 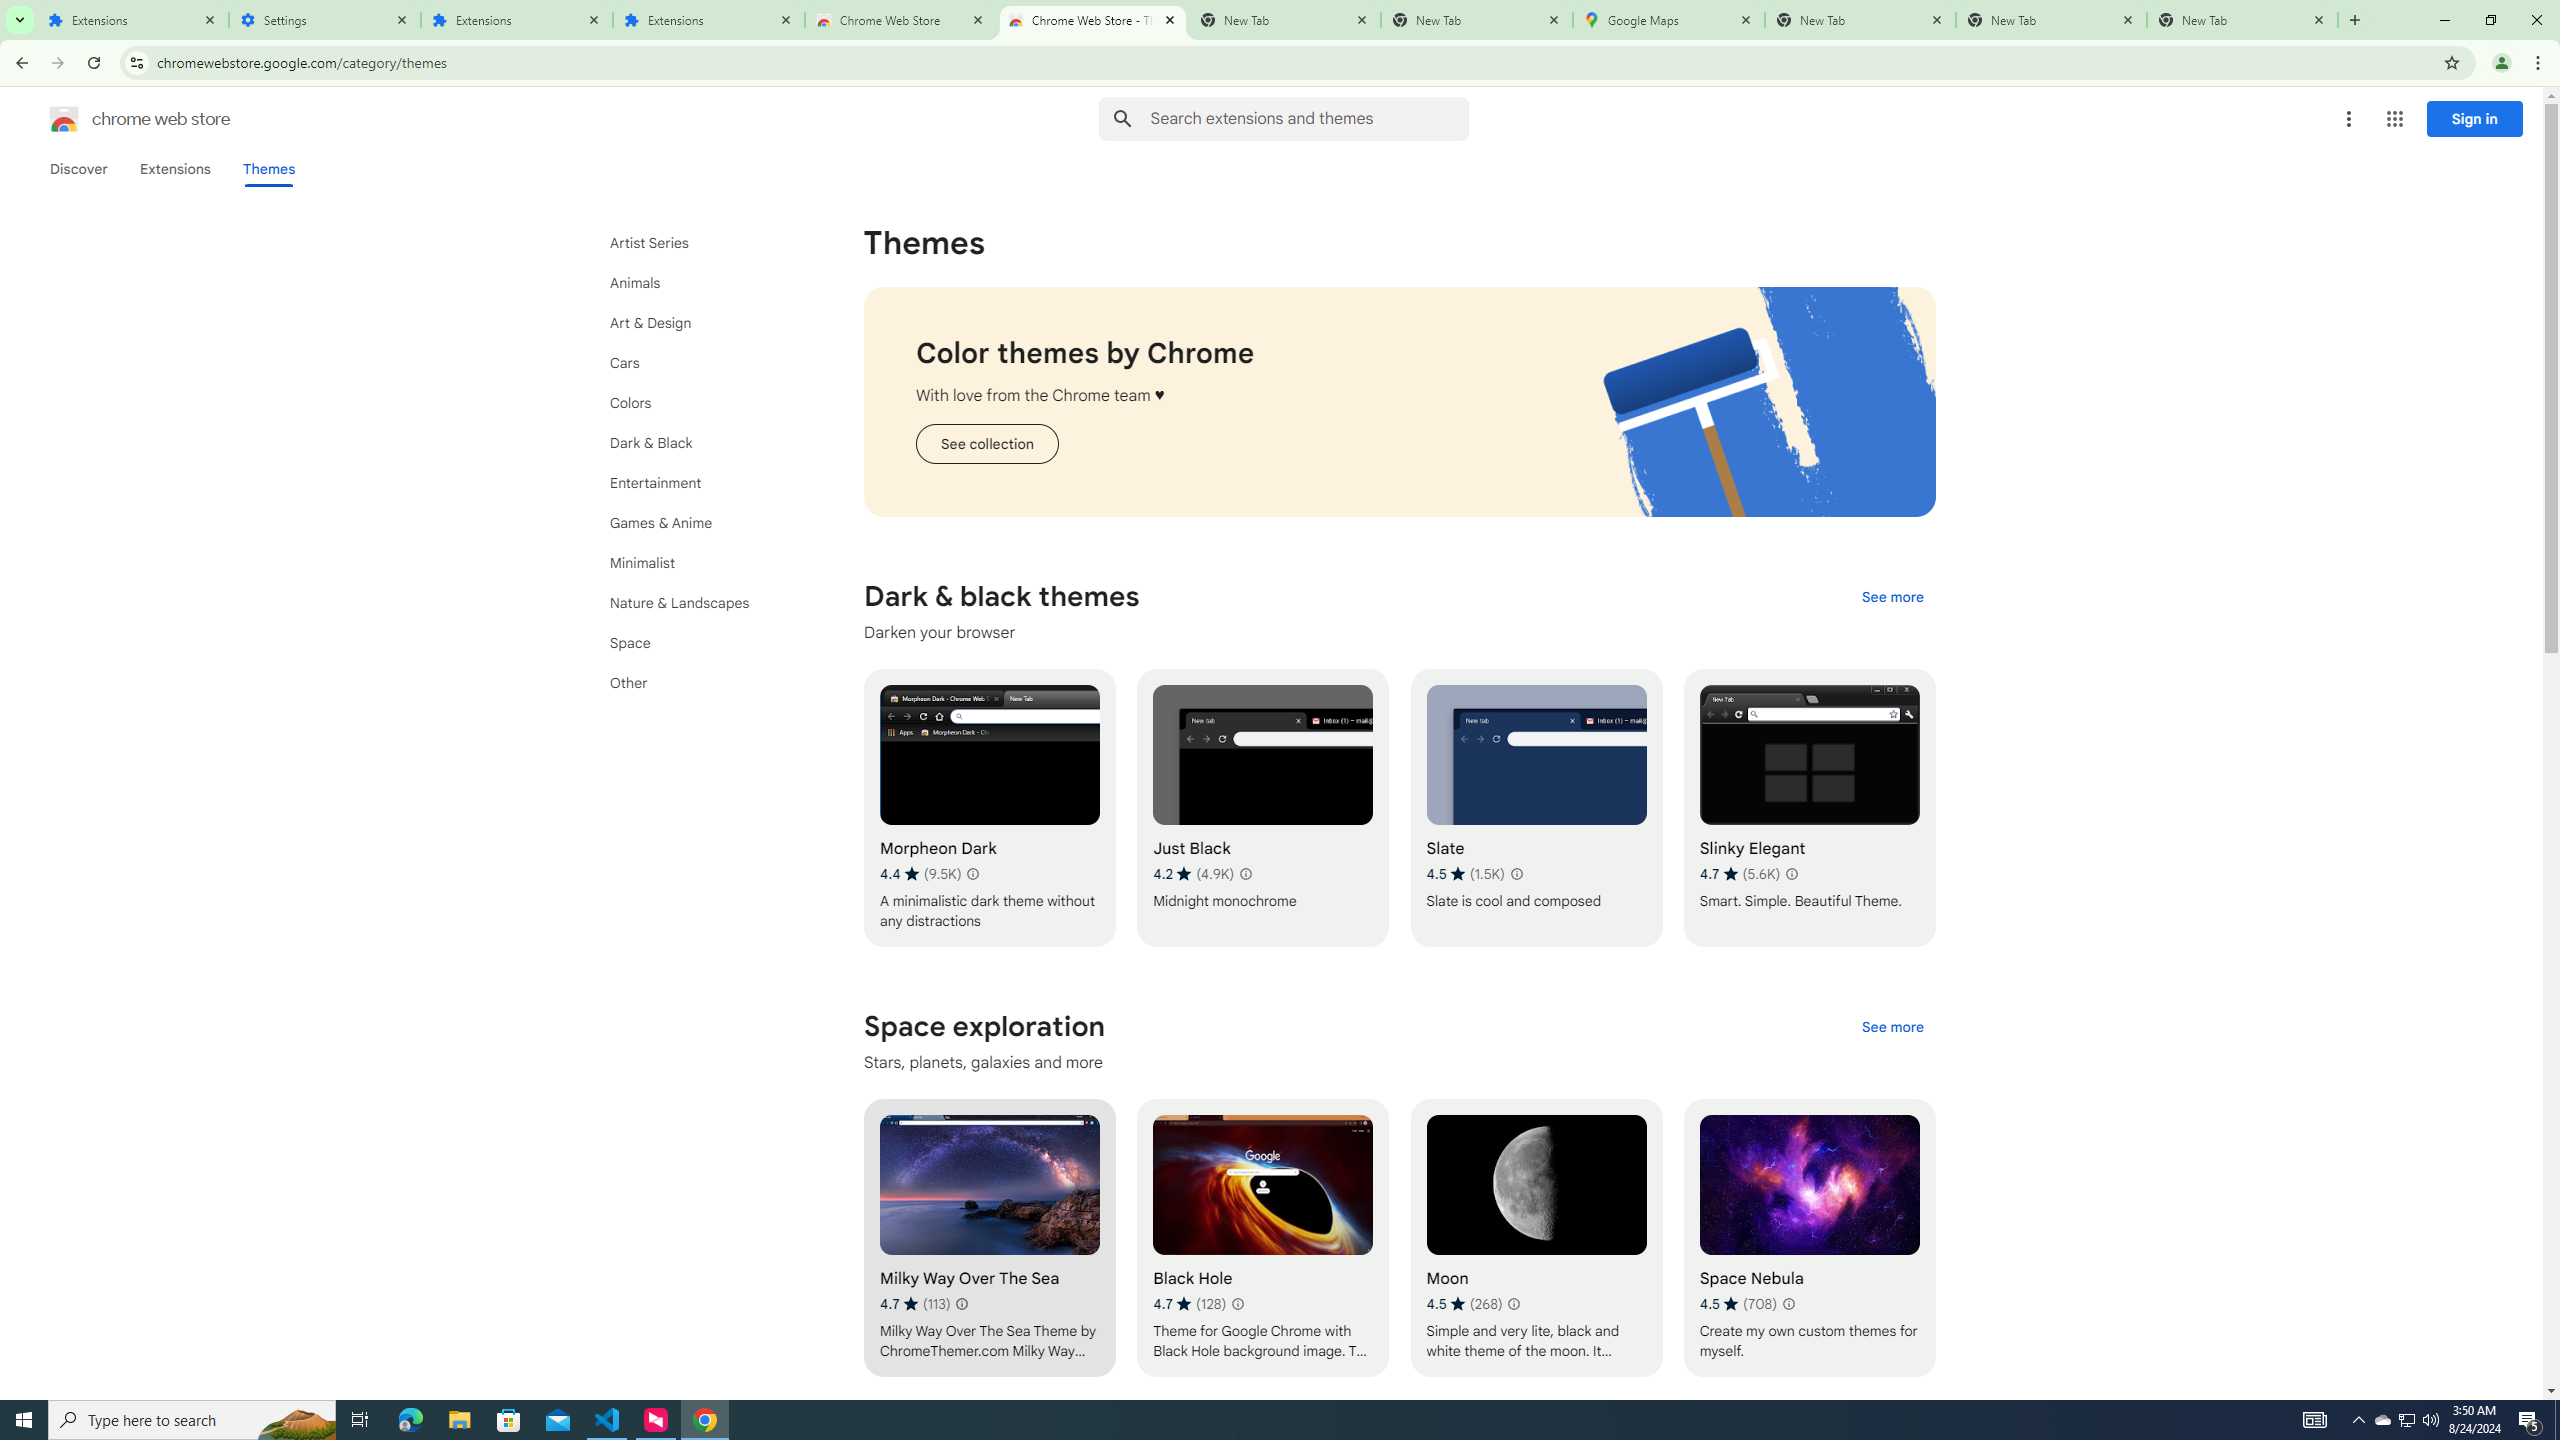 I want to click on 'See more of the "Dark & black themes" collection', so click(x=1891, y=595).